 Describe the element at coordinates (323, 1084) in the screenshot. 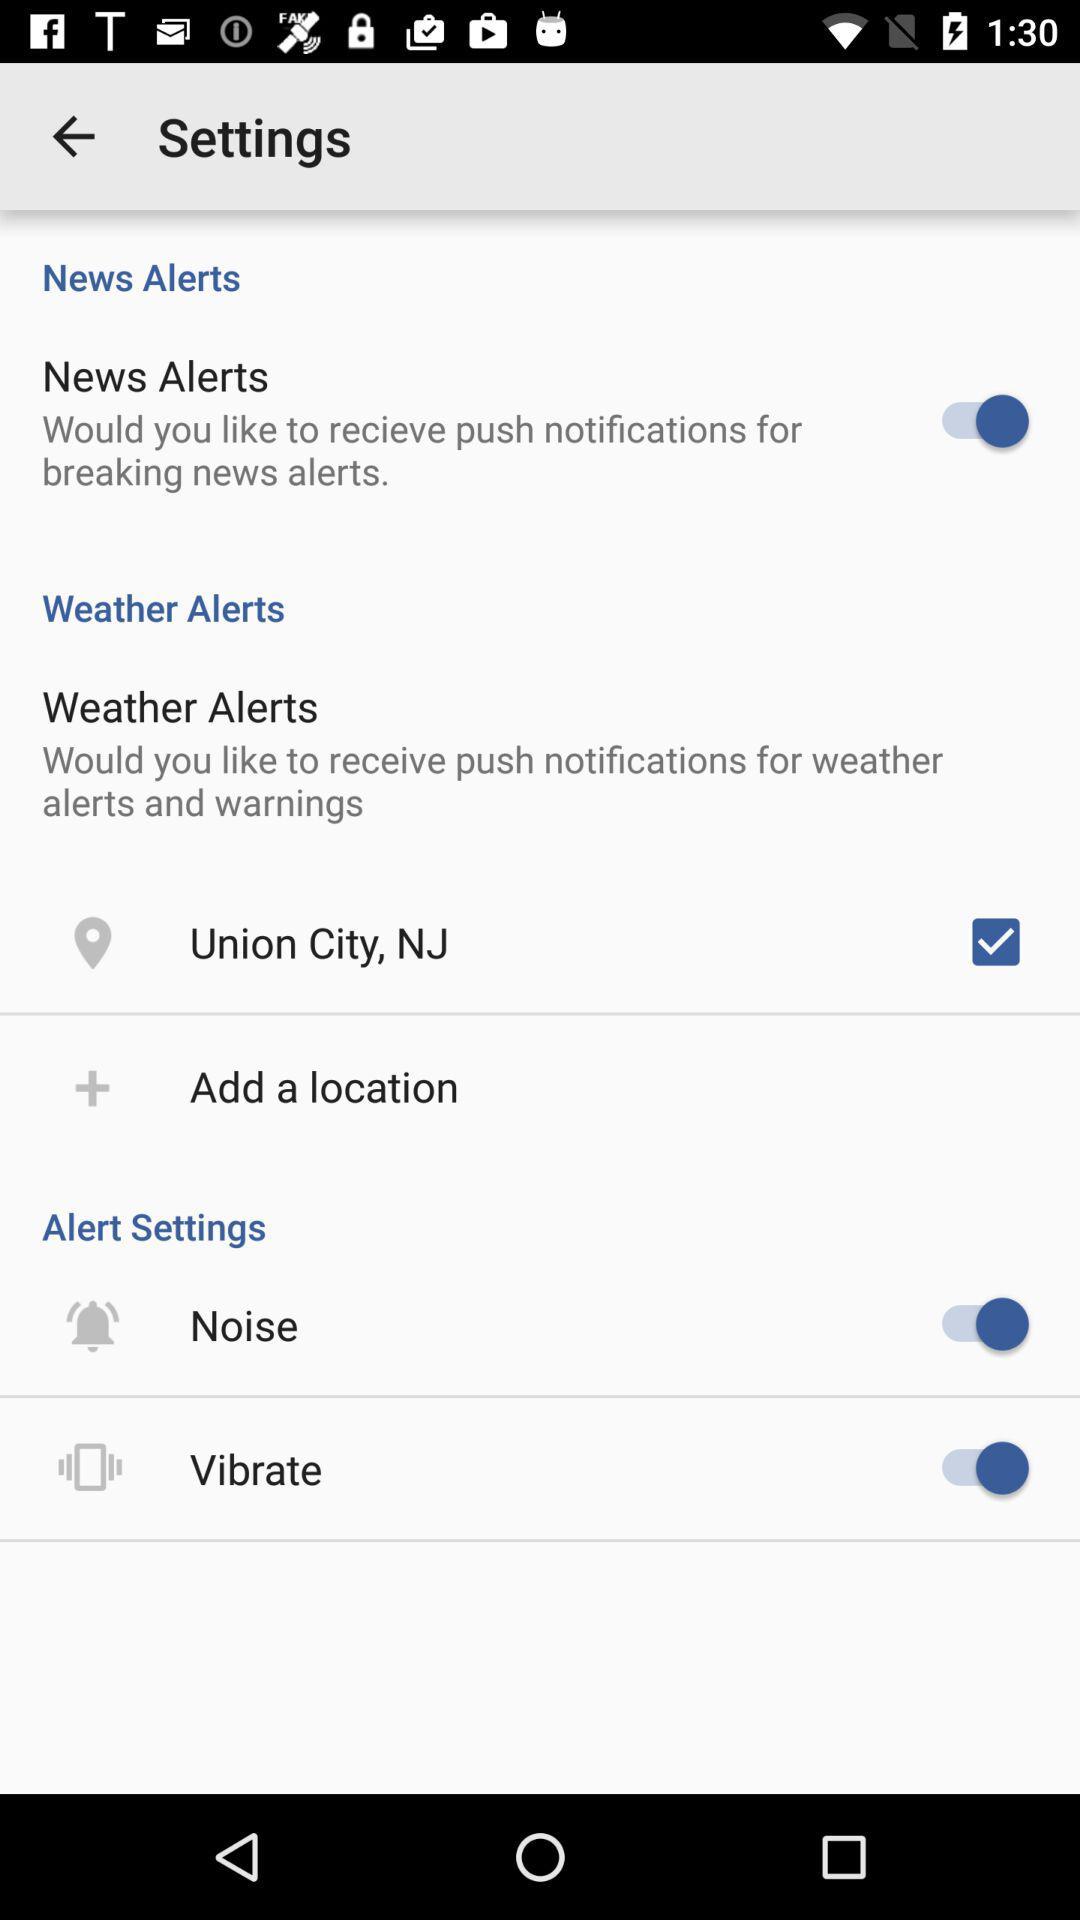

I see `item above the alert settings` at that location.